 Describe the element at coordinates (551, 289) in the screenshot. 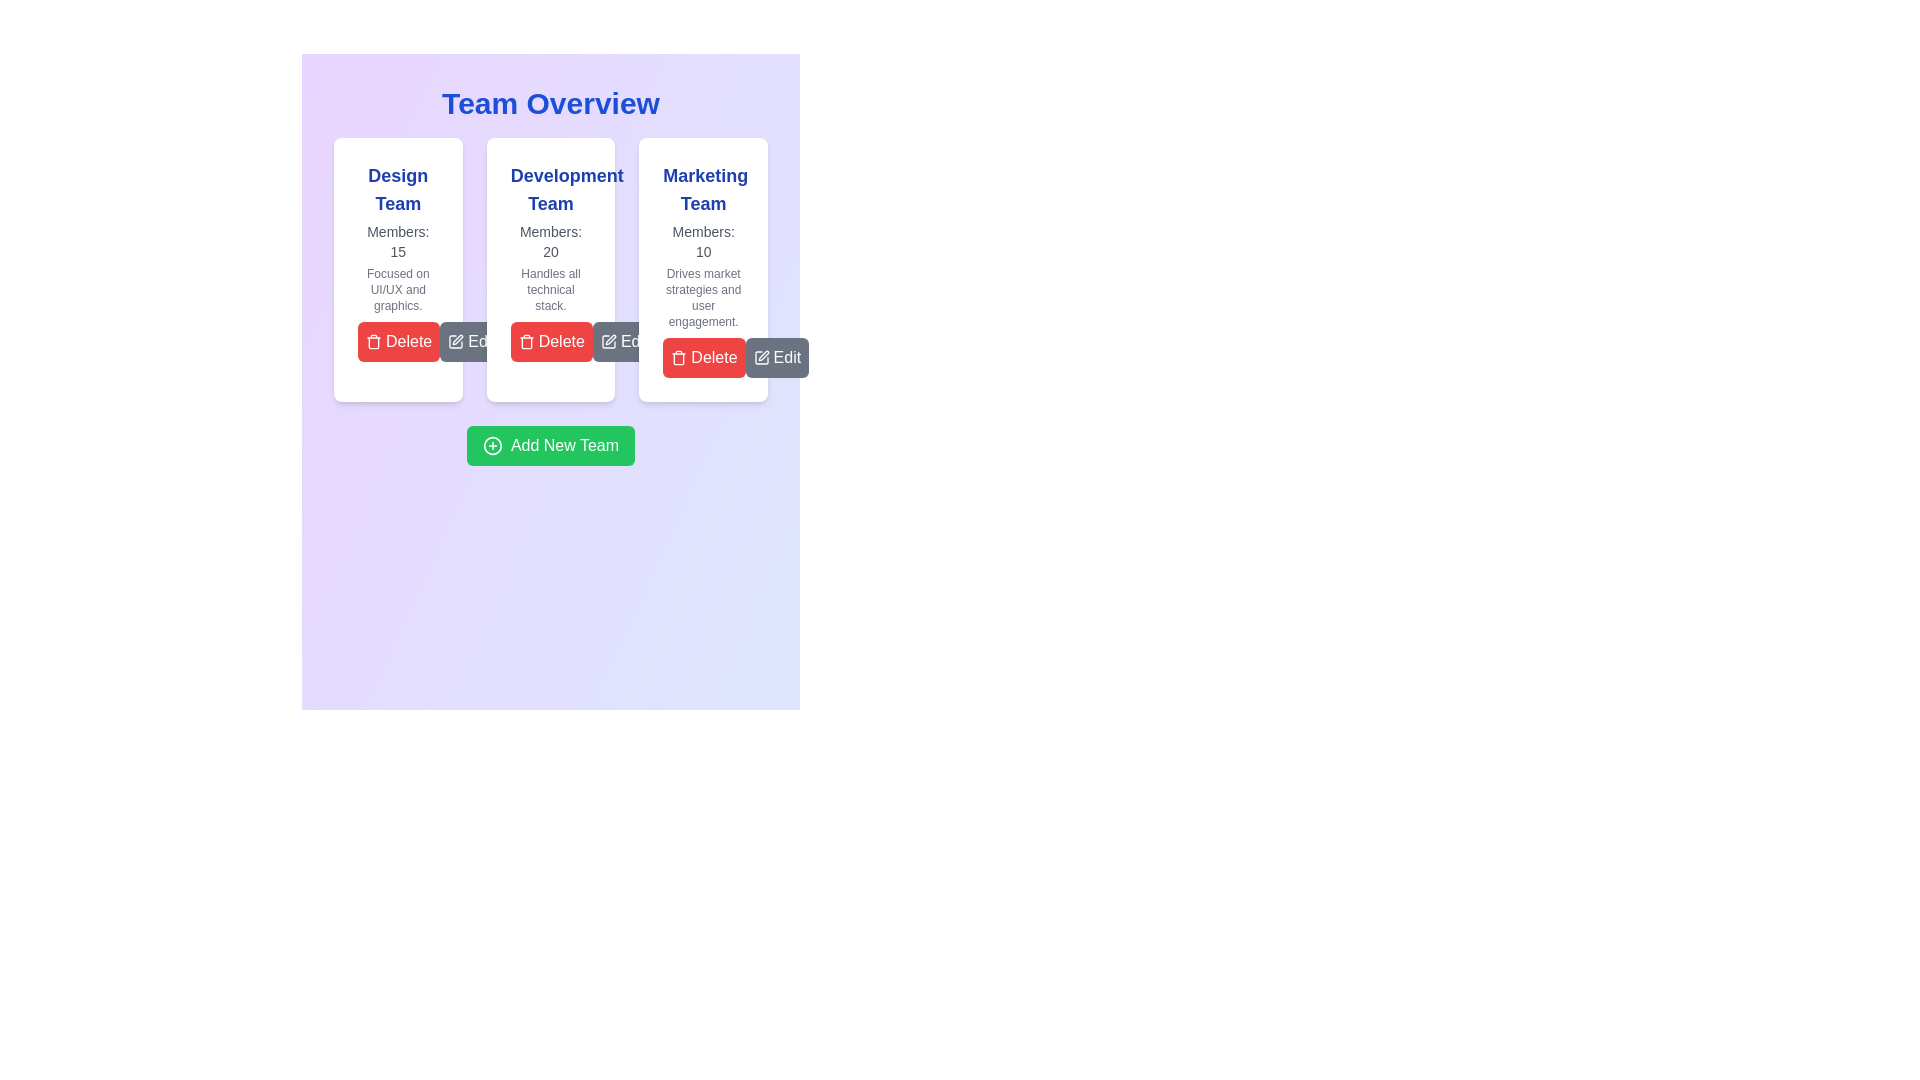

I see `the text block styled with a small gray font that reads 'Handles all technical stack,' located centrally under 'Members: 20' and above the 'Delete' and 'Edit' buttons in the 'Development Team' box` at that location.